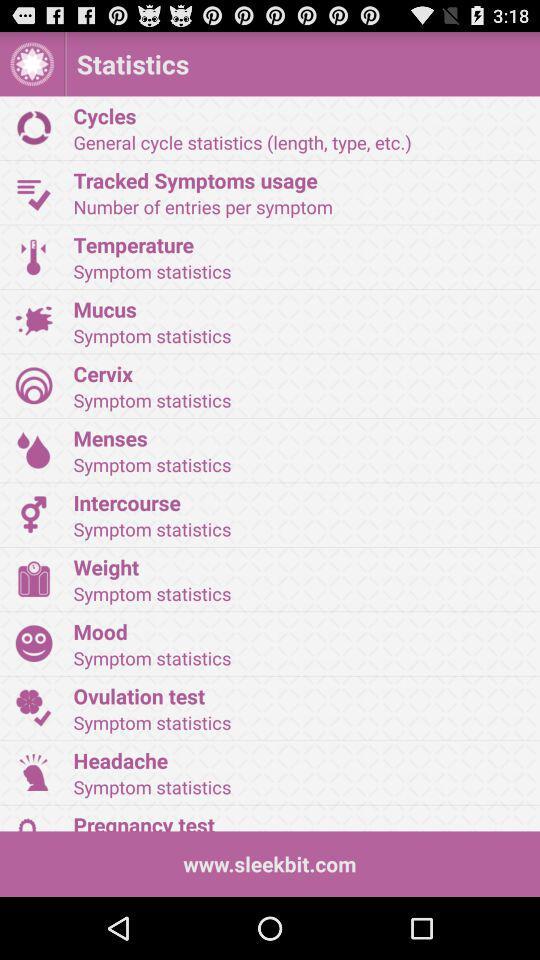  Describe the element at coordinates (299, 372) in the screenshot. I see `the cervix app` at that location.